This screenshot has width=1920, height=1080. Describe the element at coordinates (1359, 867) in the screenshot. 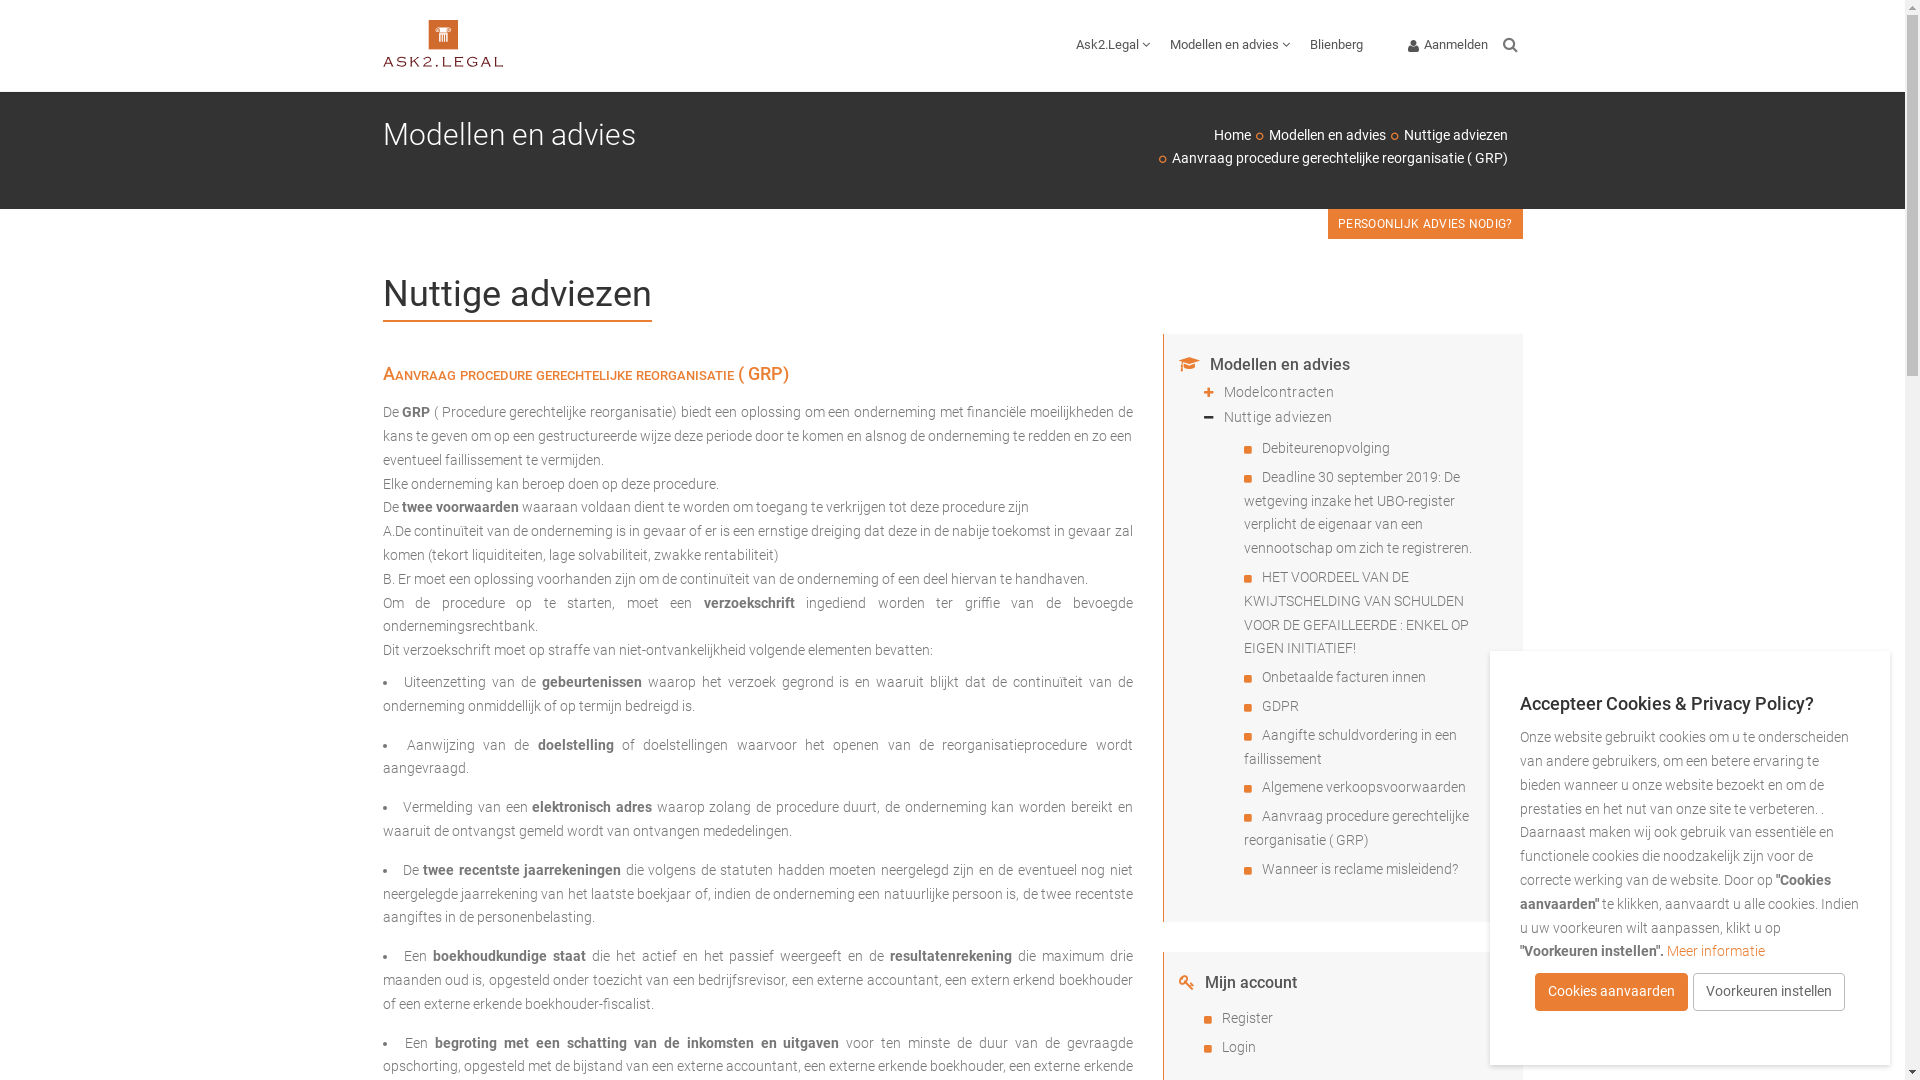

I see `'Wanneer is reclame misleidend?'` at that location.